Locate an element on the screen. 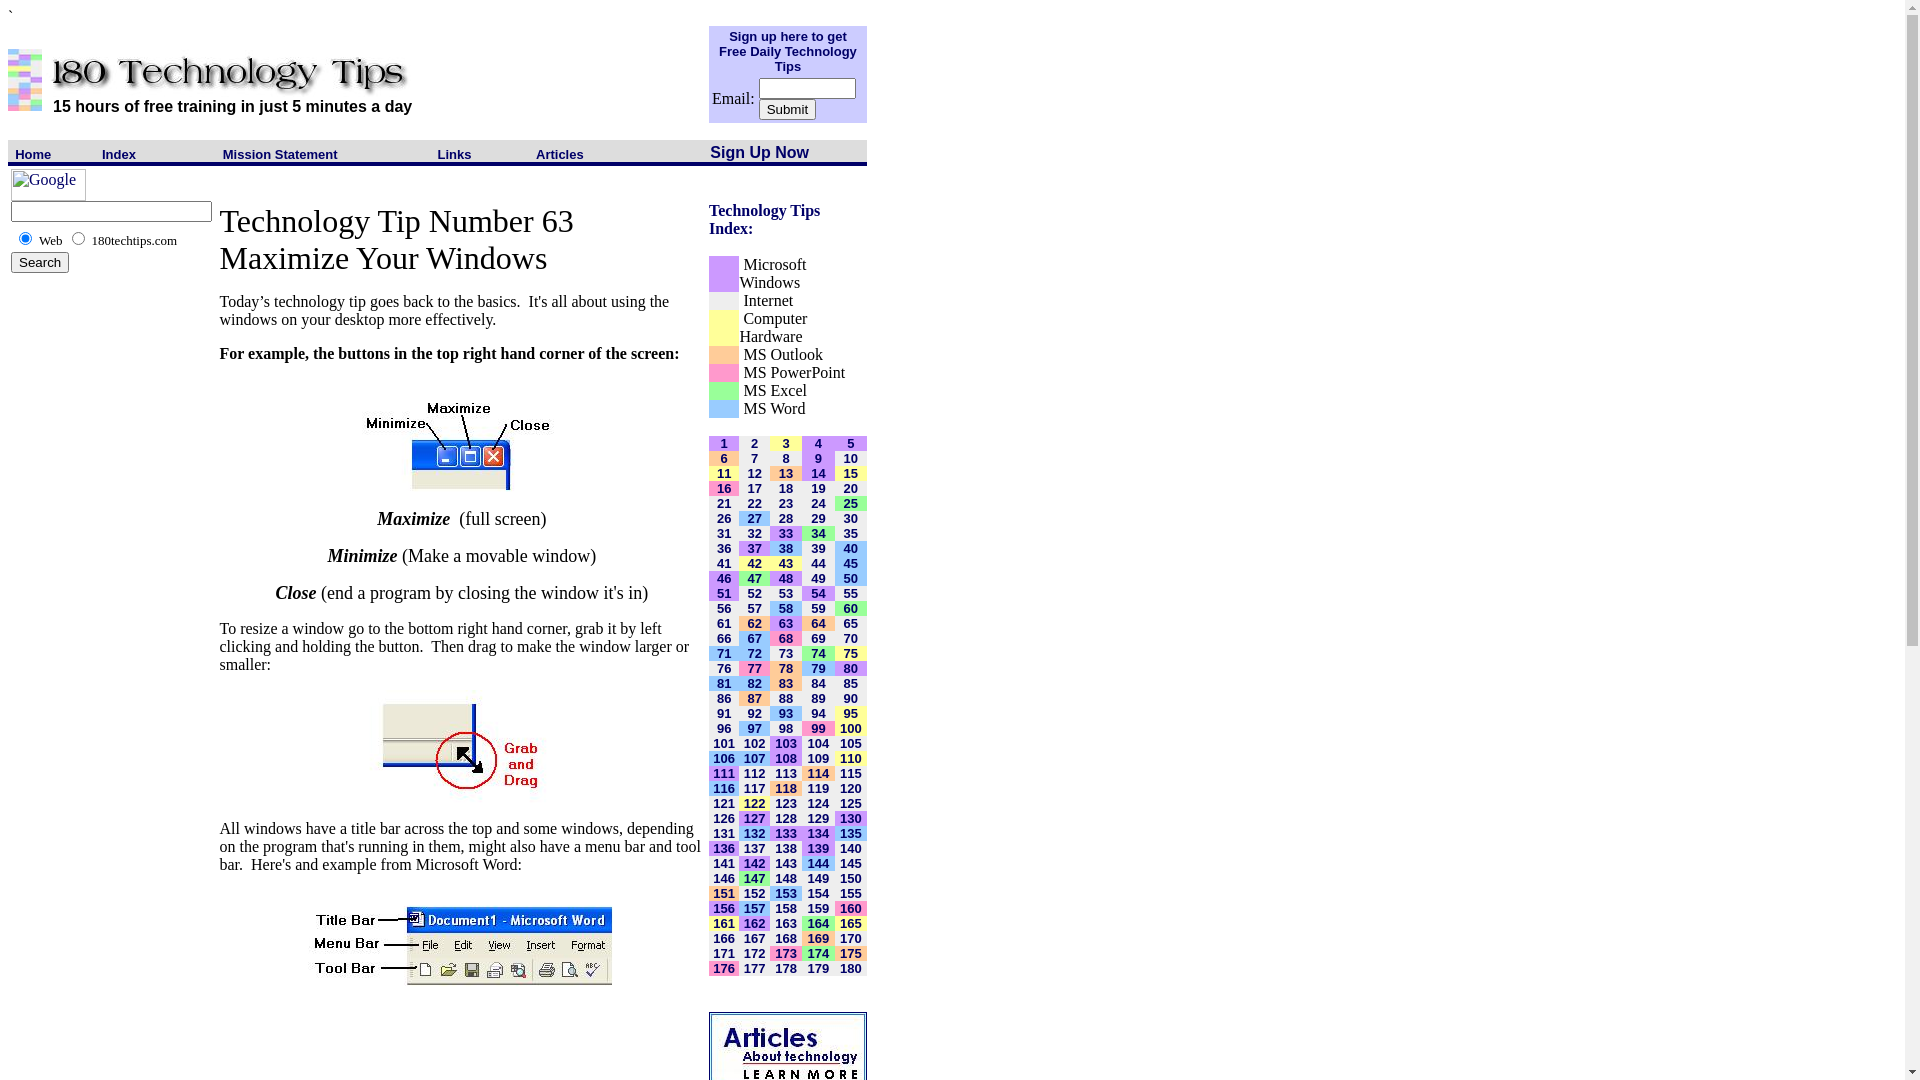 The height and width of the screenshot is (1080, 1920). 'Home' is located at coordinates (33, 153).